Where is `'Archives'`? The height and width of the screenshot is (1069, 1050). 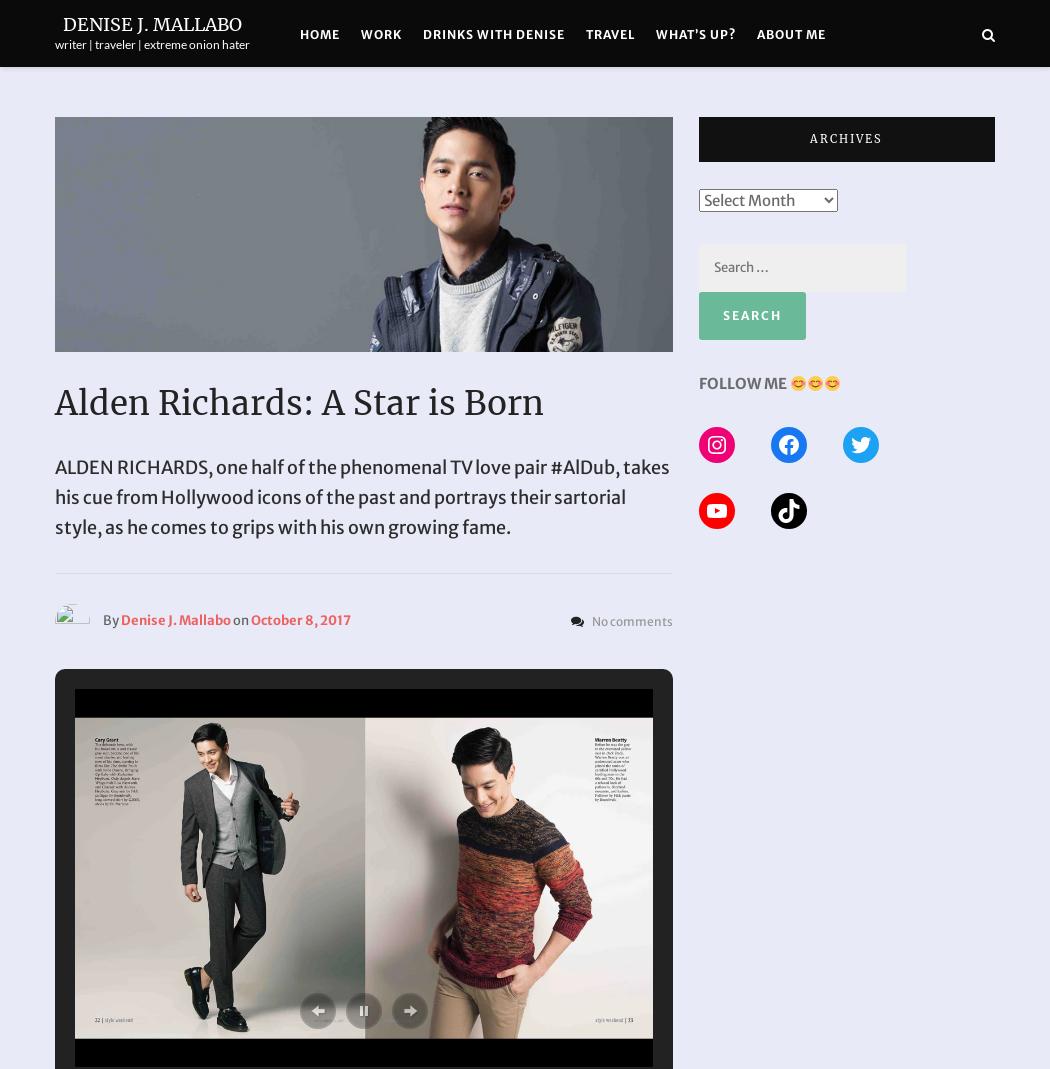
'Archives' is located at coordinates (846, 138).